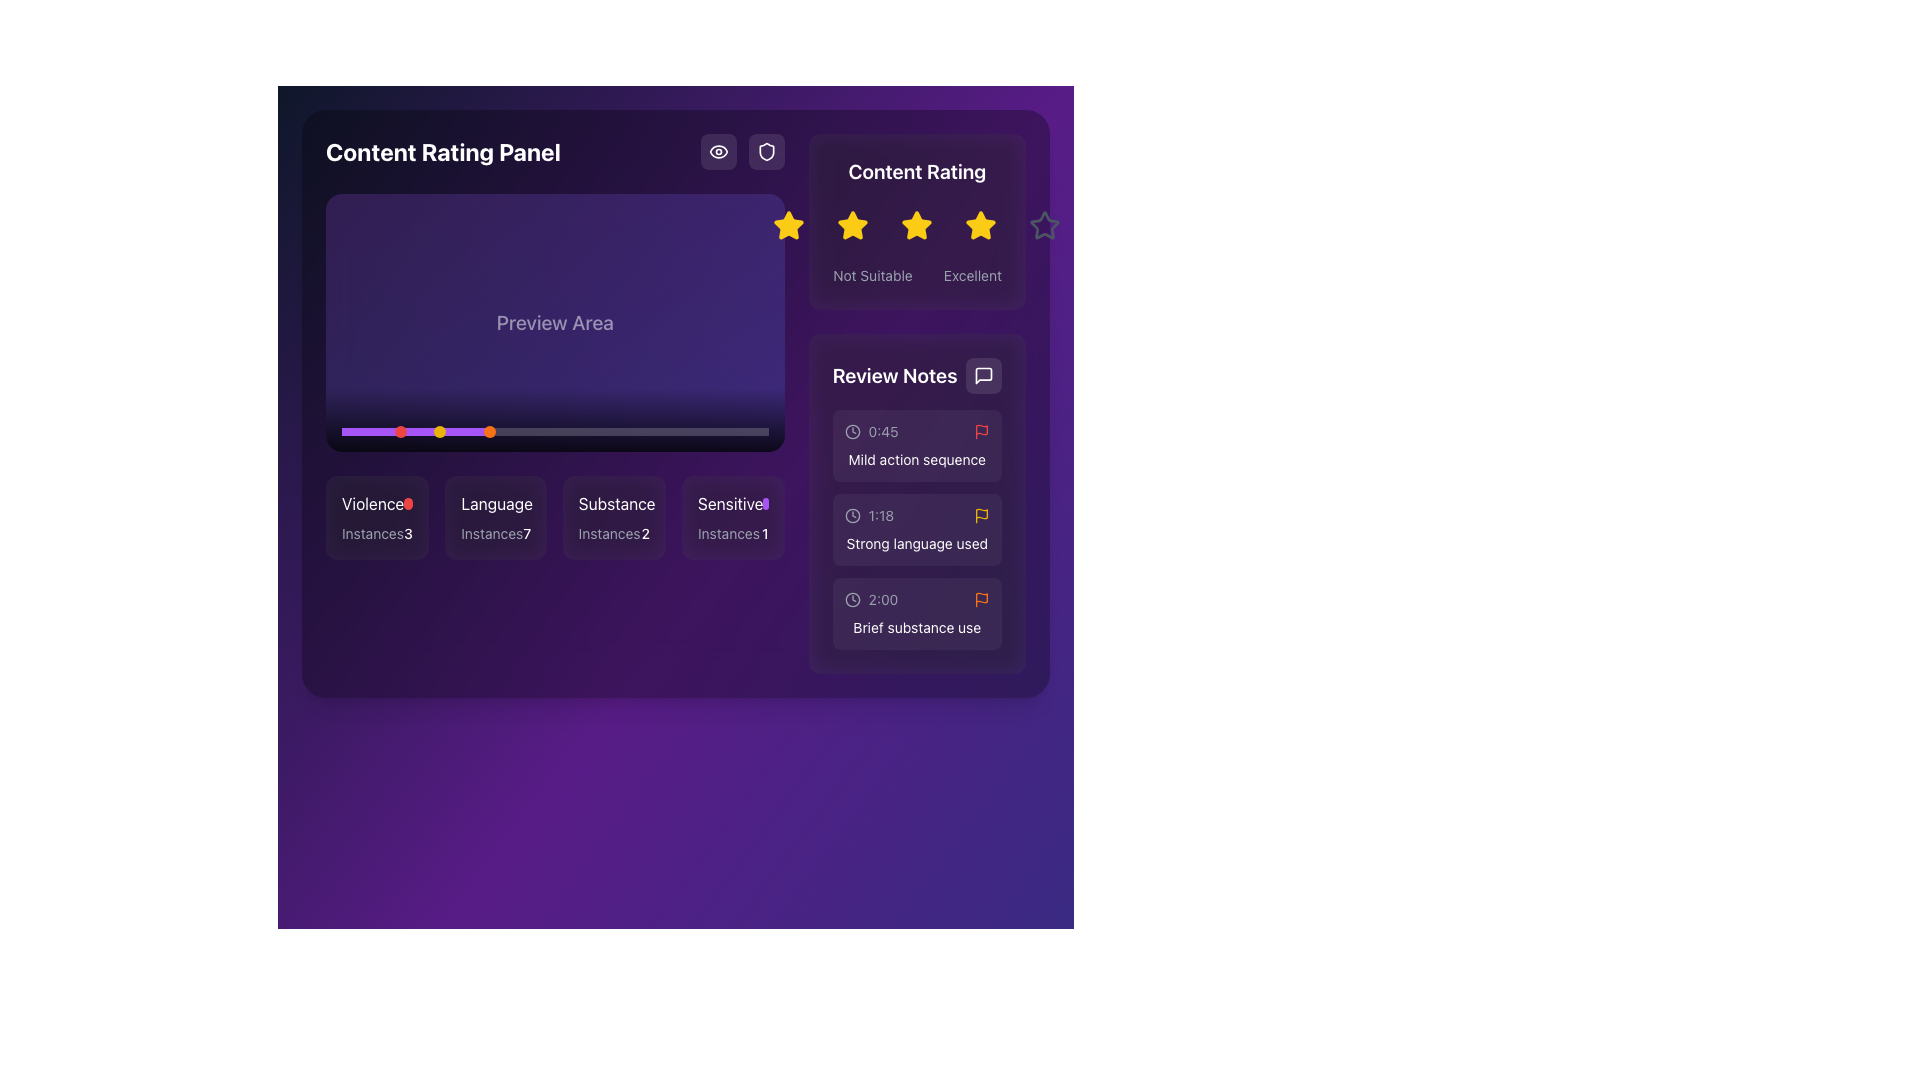  I want to click on timestamp information displayed in the text label located to the left of the note entry labeled 'Mild action sequence' in the 'Review Notes' section, so click(882, 431).